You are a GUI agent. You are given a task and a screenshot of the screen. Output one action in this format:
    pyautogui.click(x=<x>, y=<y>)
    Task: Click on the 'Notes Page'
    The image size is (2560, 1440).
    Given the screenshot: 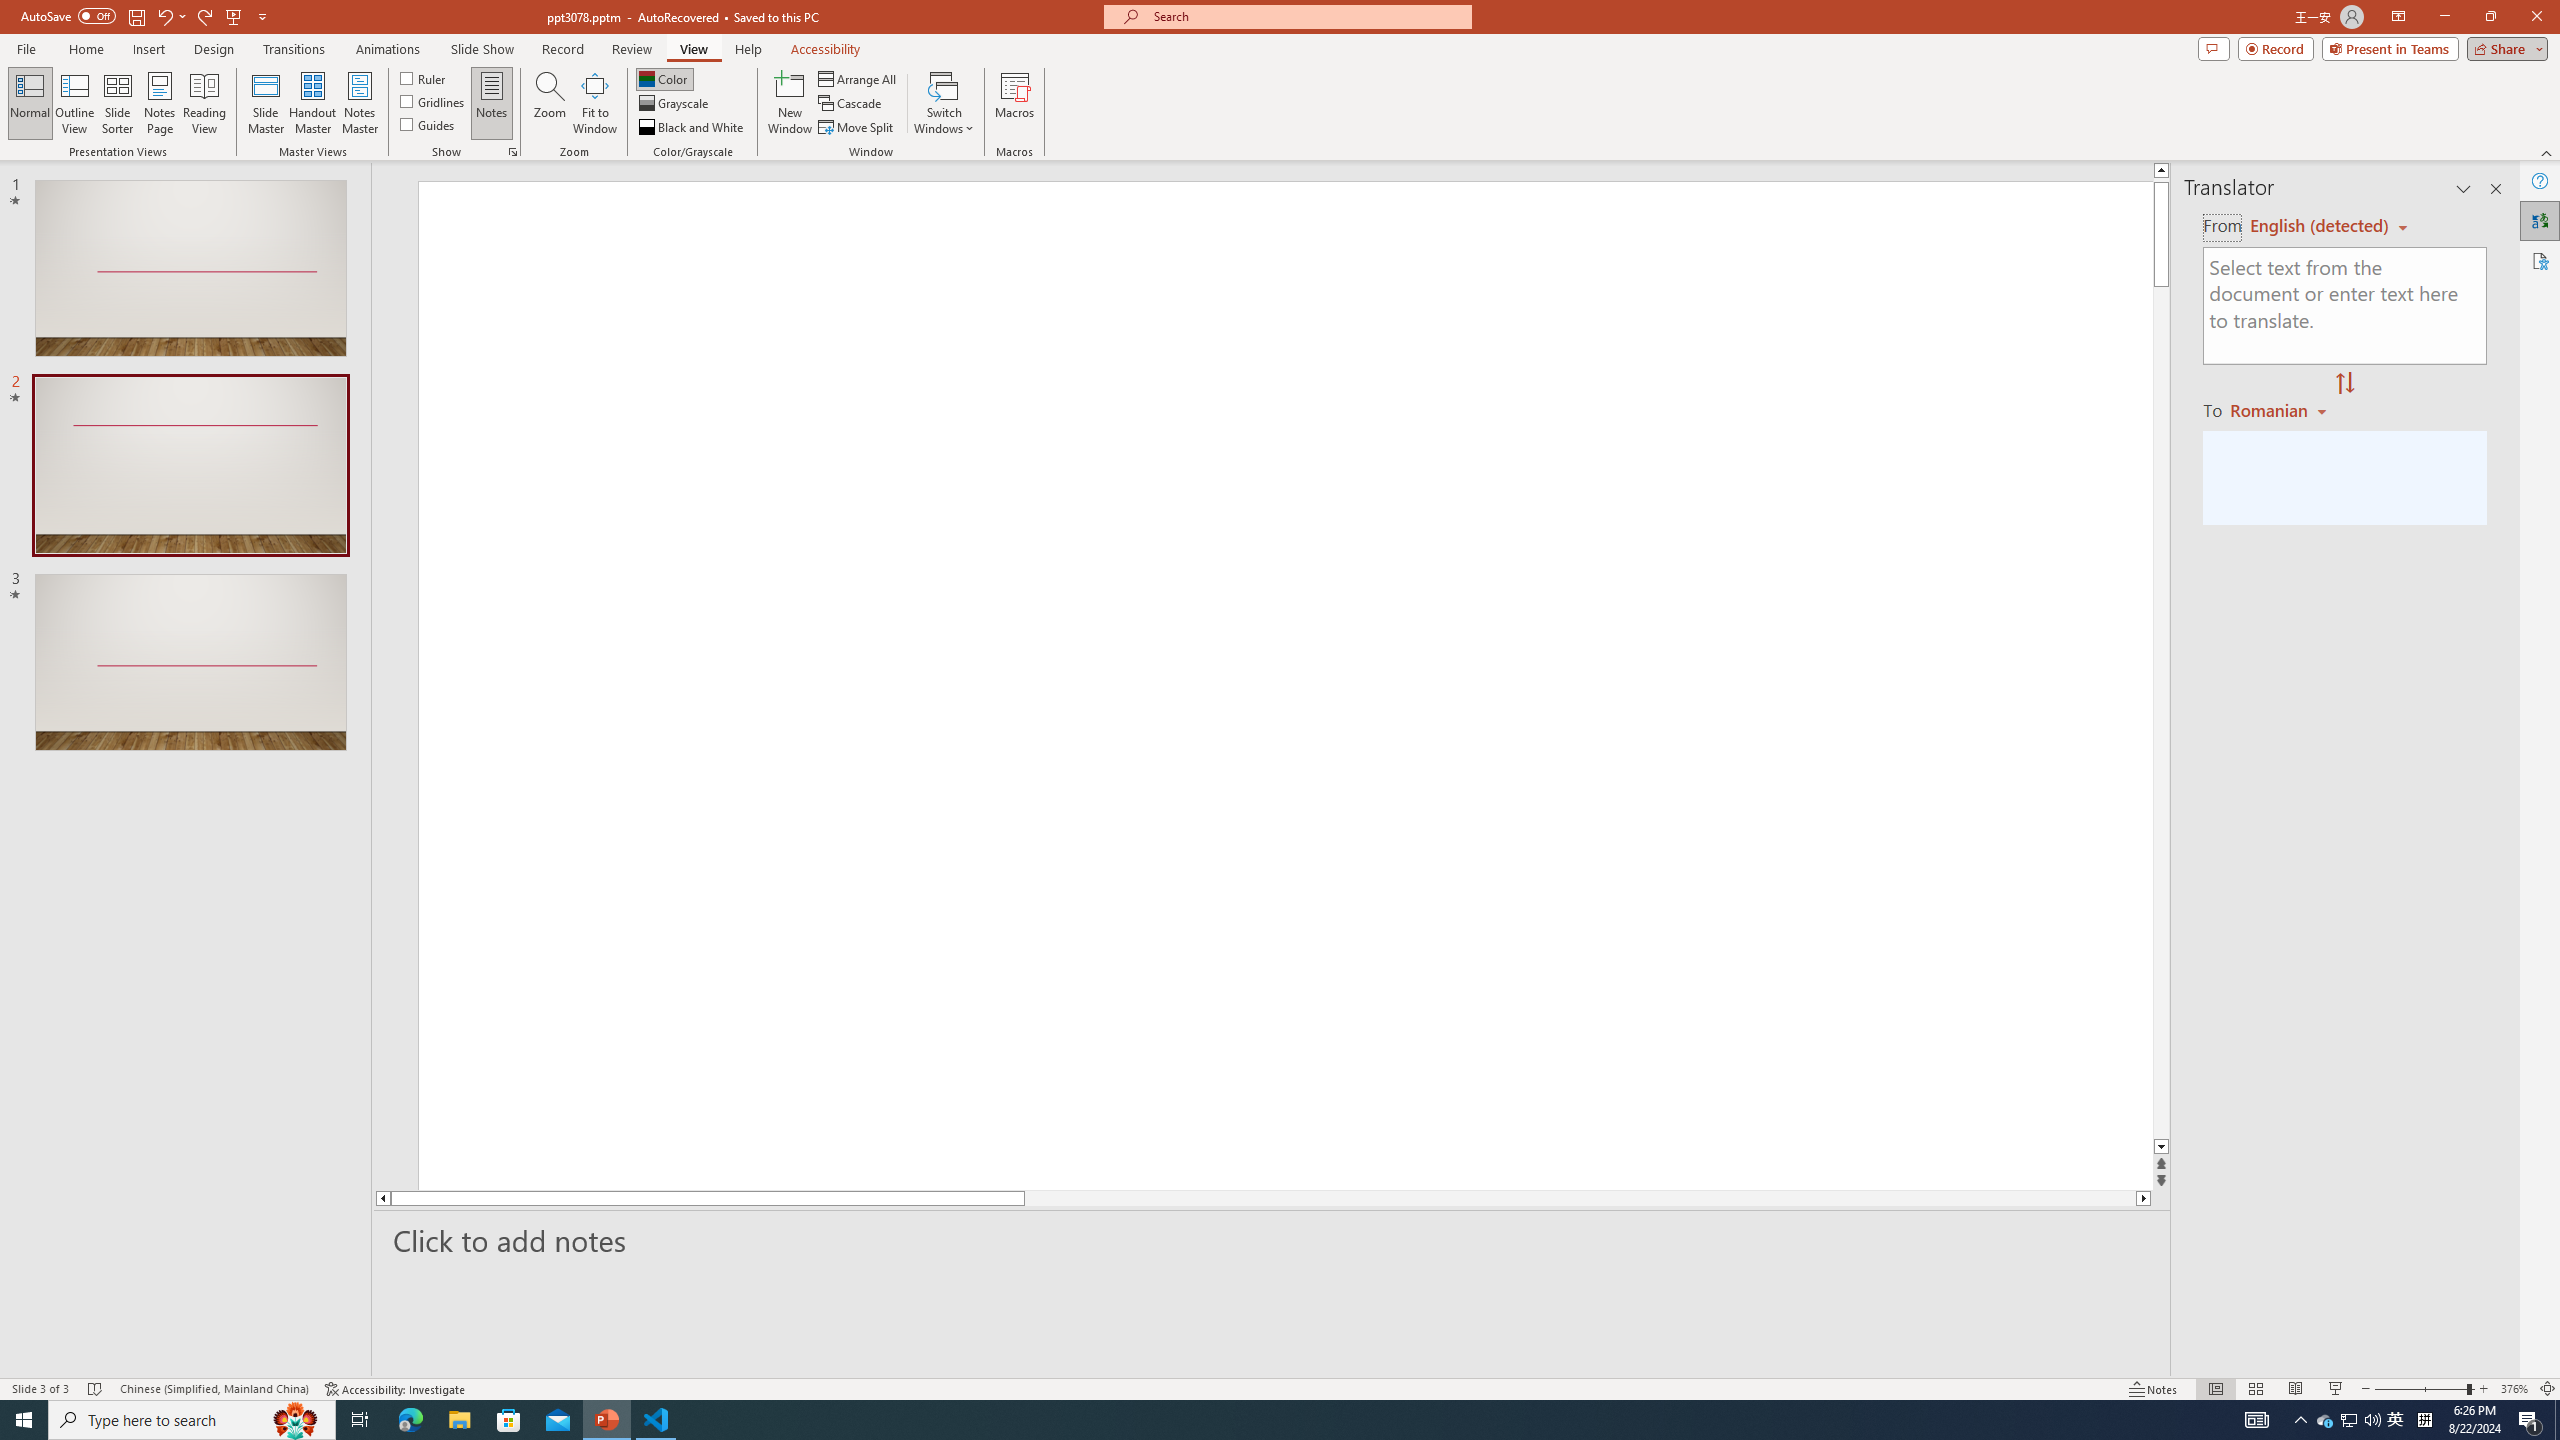 What is the action you would take?
    pyautogui.click(x=159, y=103)
    